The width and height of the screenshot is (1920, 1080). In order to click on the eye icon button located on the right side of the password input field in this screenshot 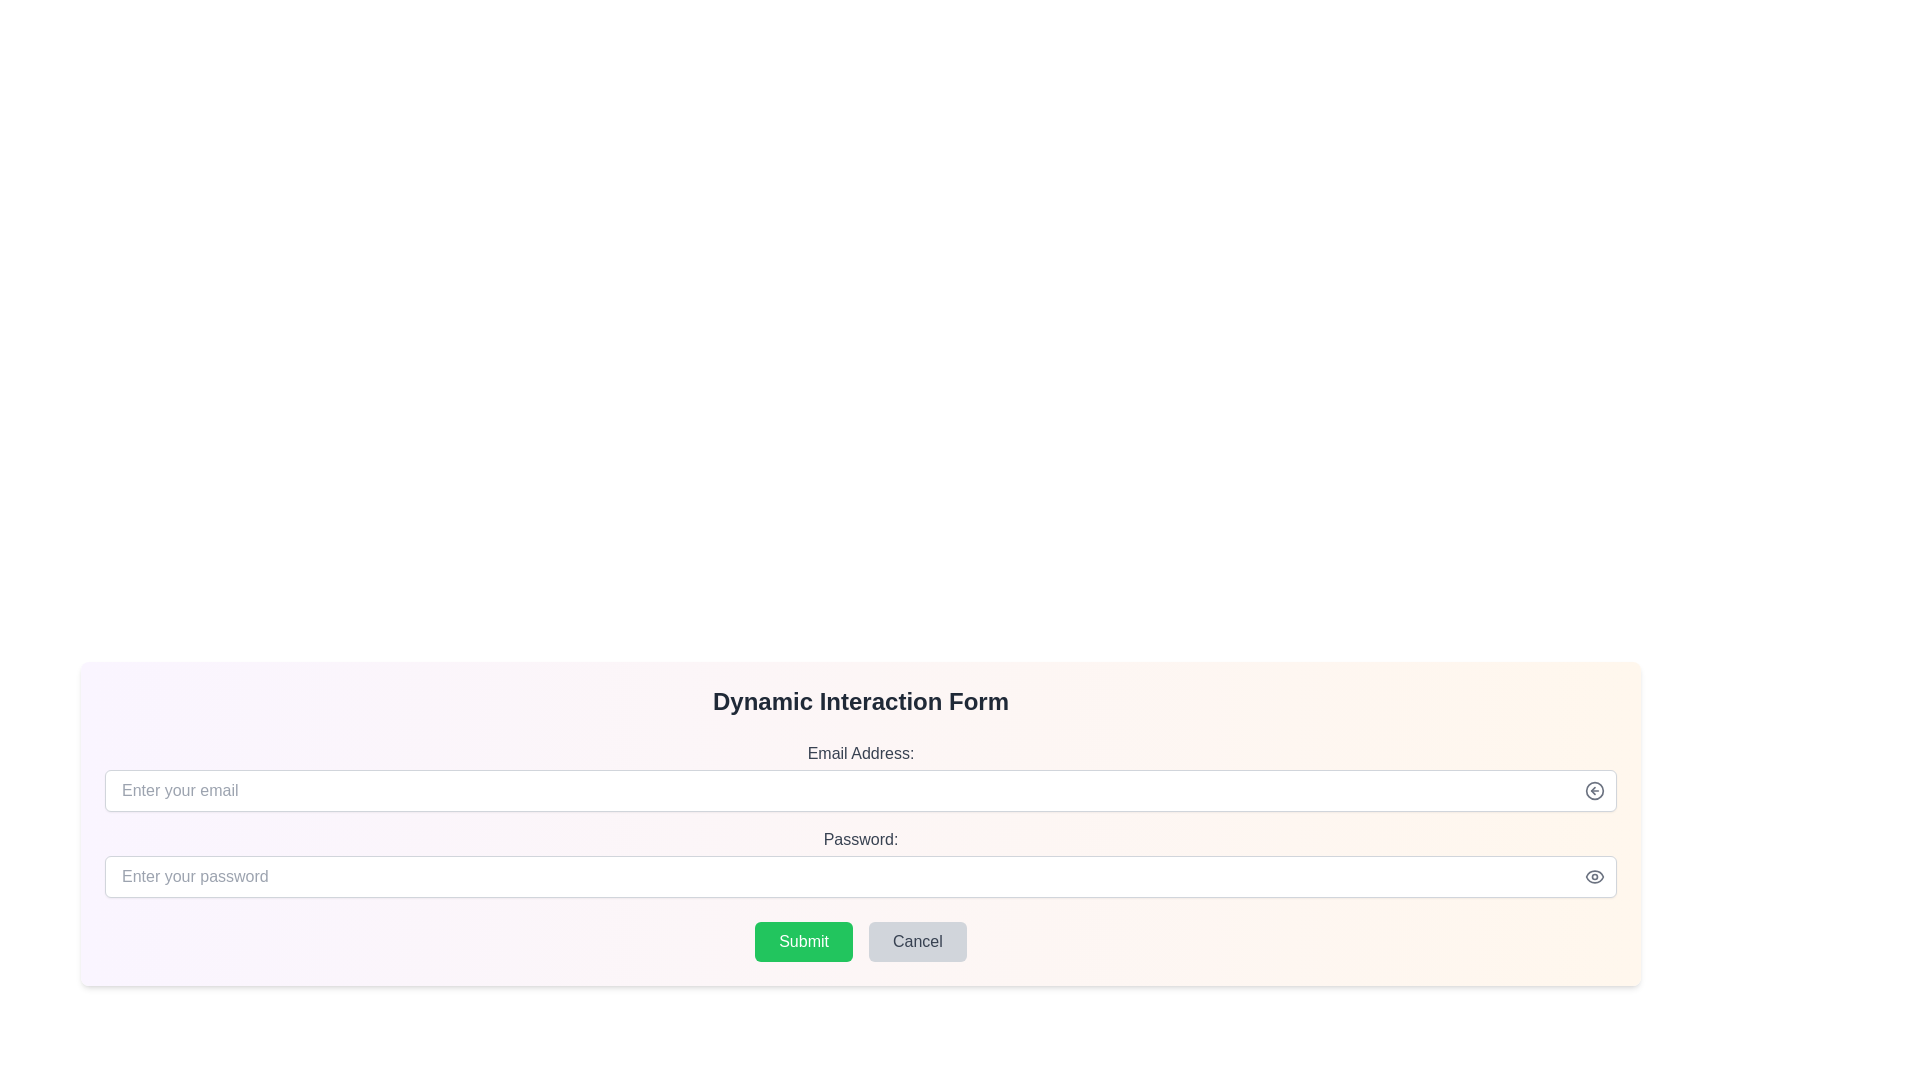, I will do `click(1593, 875)`.